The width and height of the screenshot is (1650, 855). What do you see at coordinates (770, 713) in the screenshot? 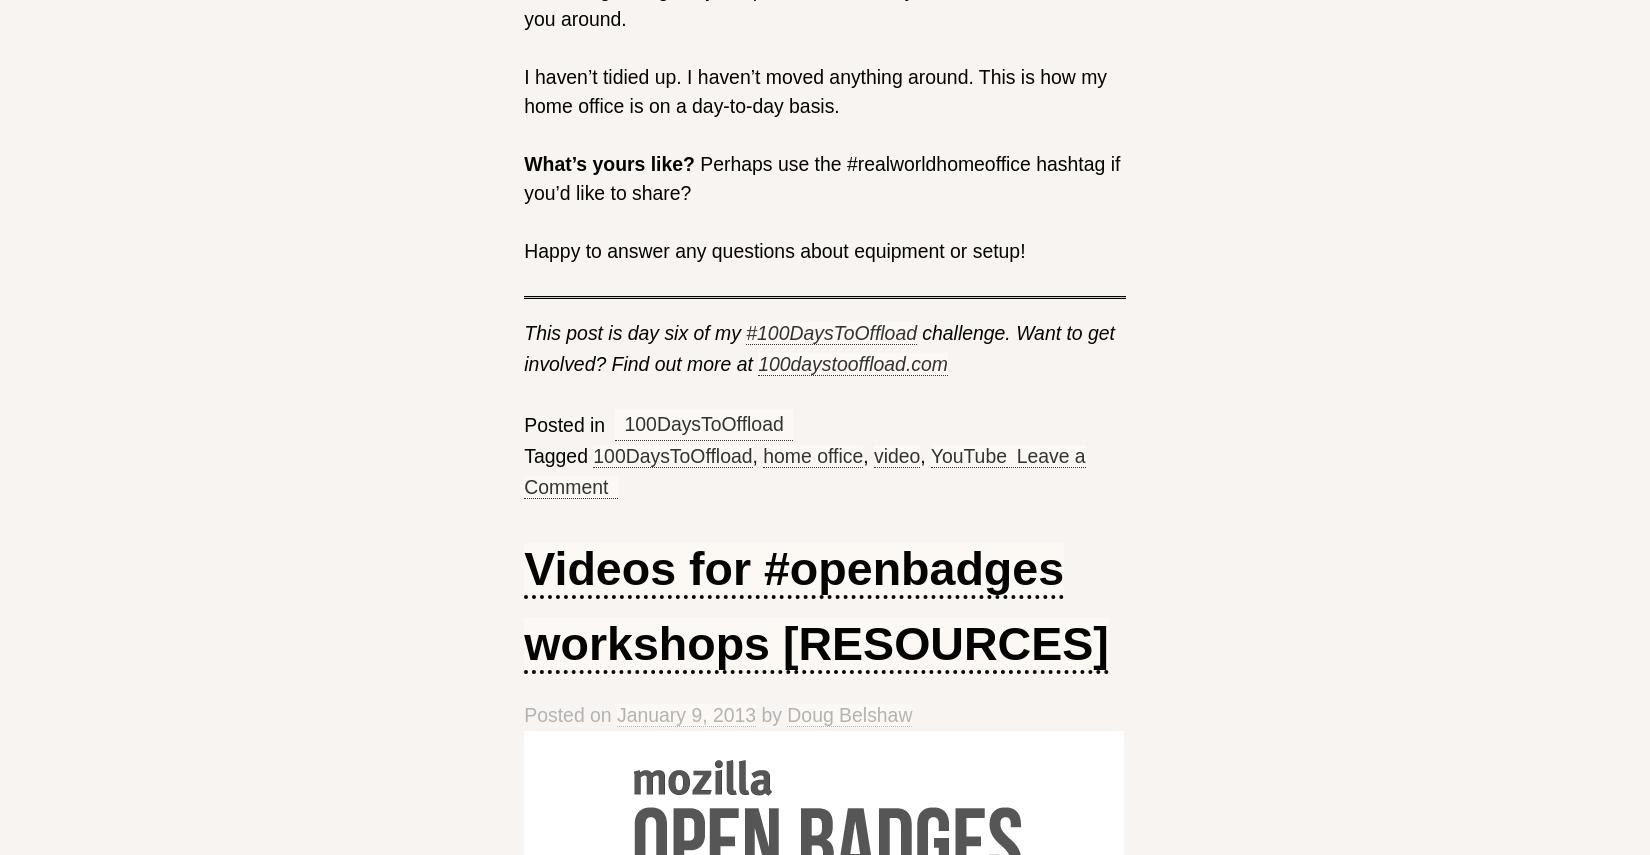
I see `'by'` at bounding box center [770, 713].